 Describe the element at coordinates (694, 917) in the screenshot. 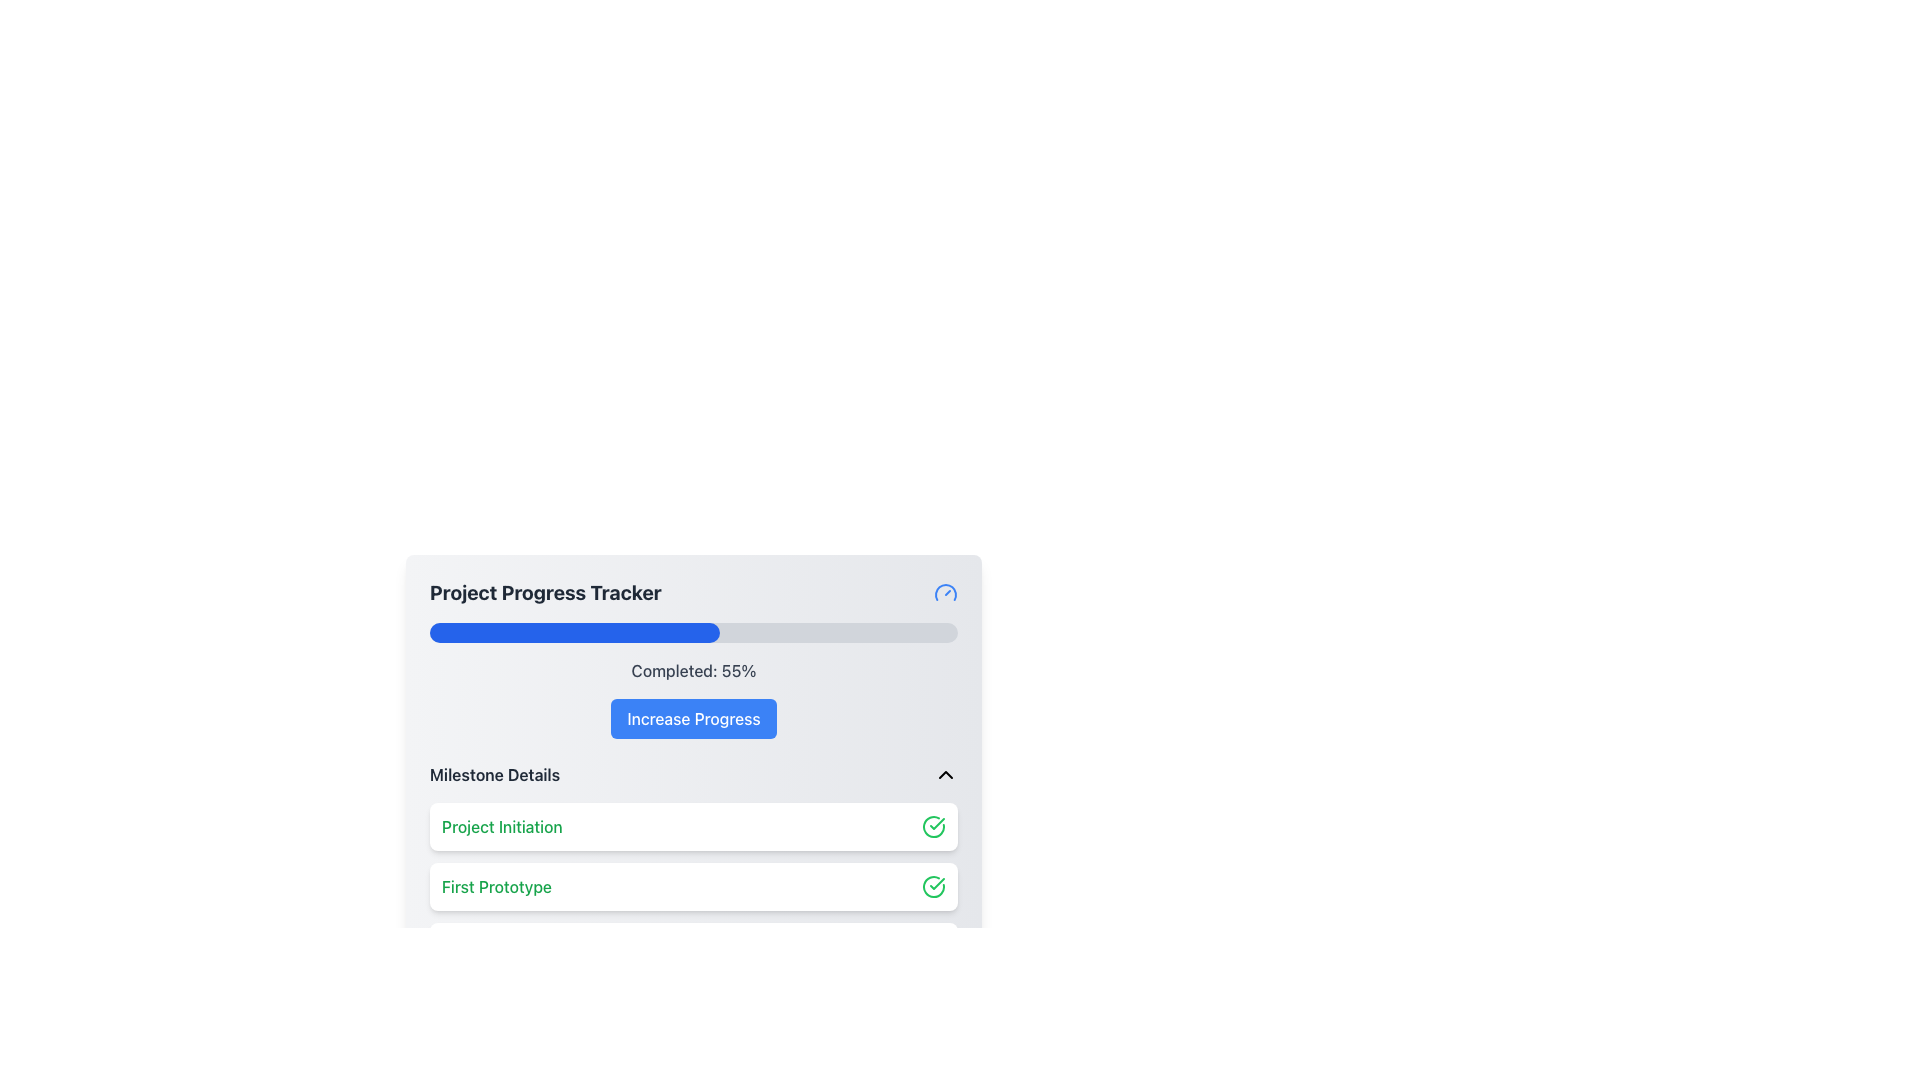

I see `titles of the milestone items listed below the 'Milestone Details' heading, which include 'Project Initiation' and 'First Prototype'` at that location.